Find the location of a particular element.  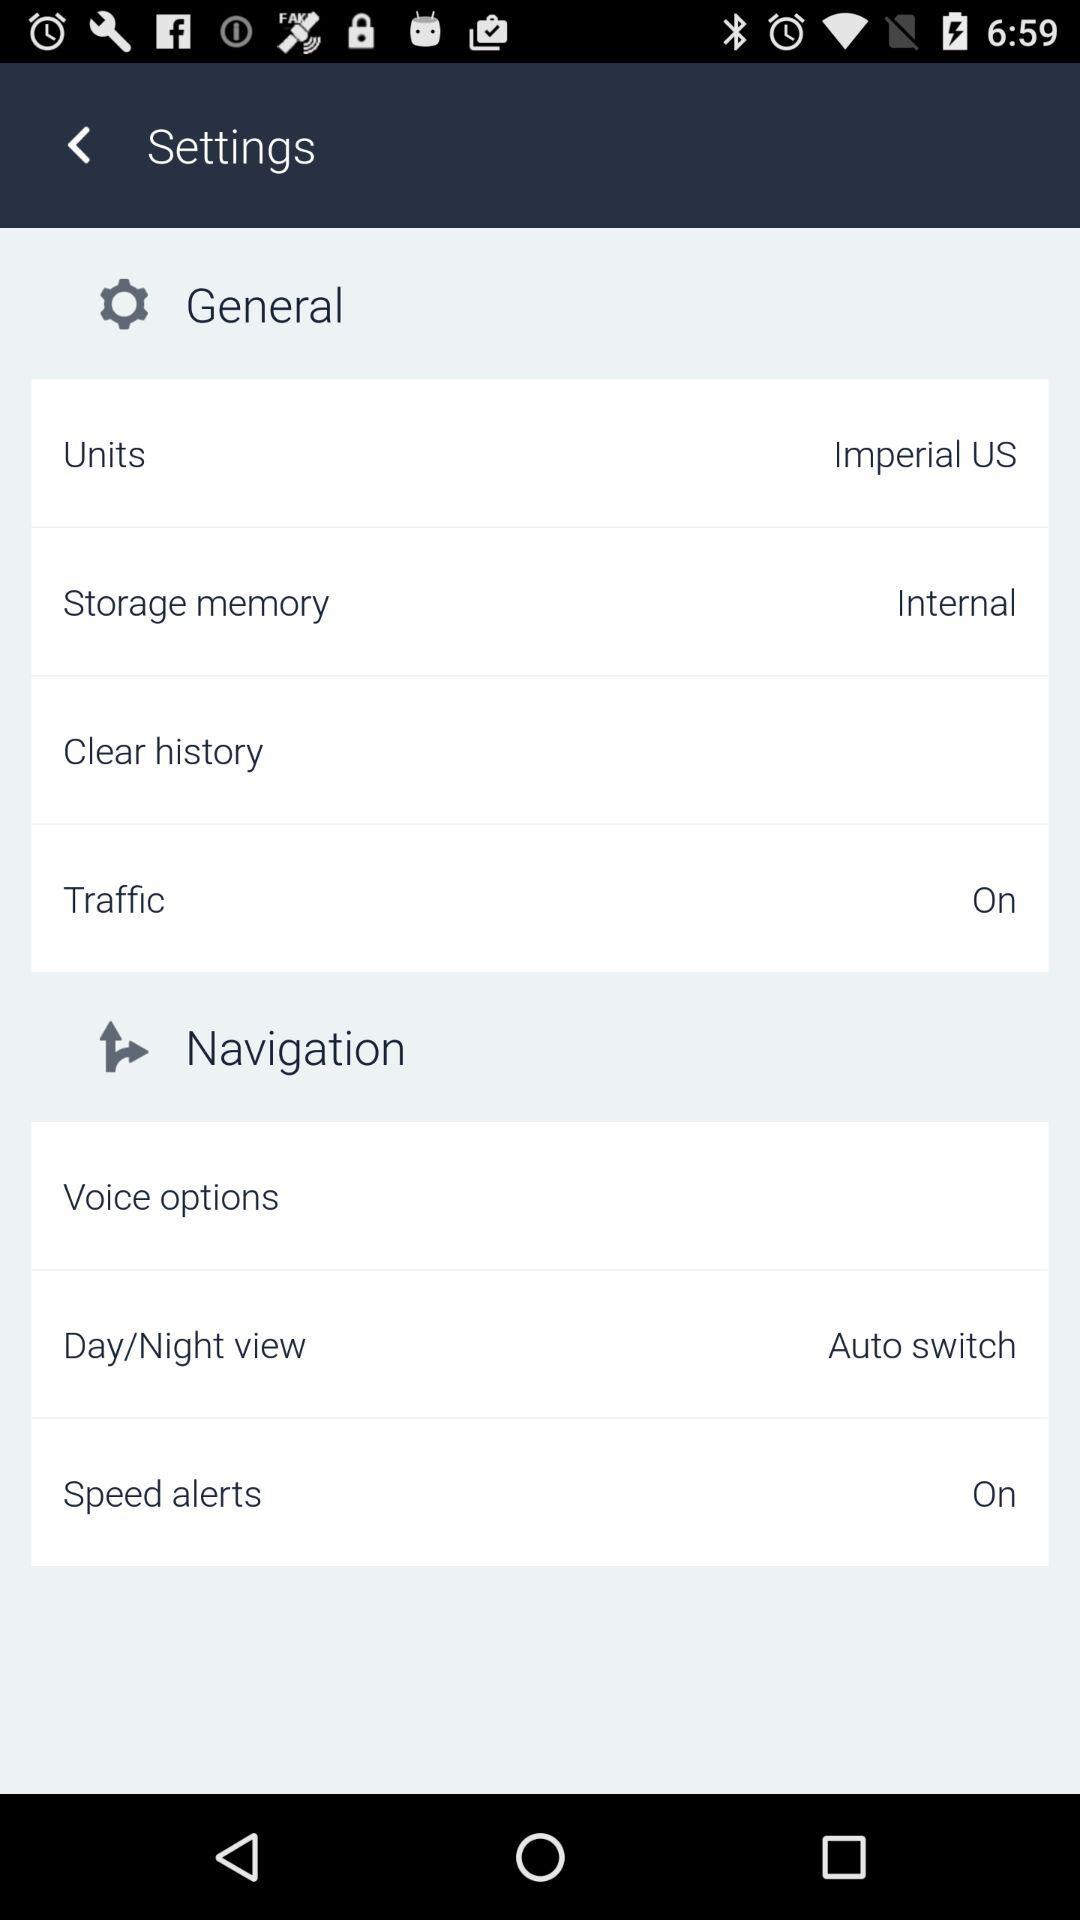

the settings icon is located at coordinates (591, 144).